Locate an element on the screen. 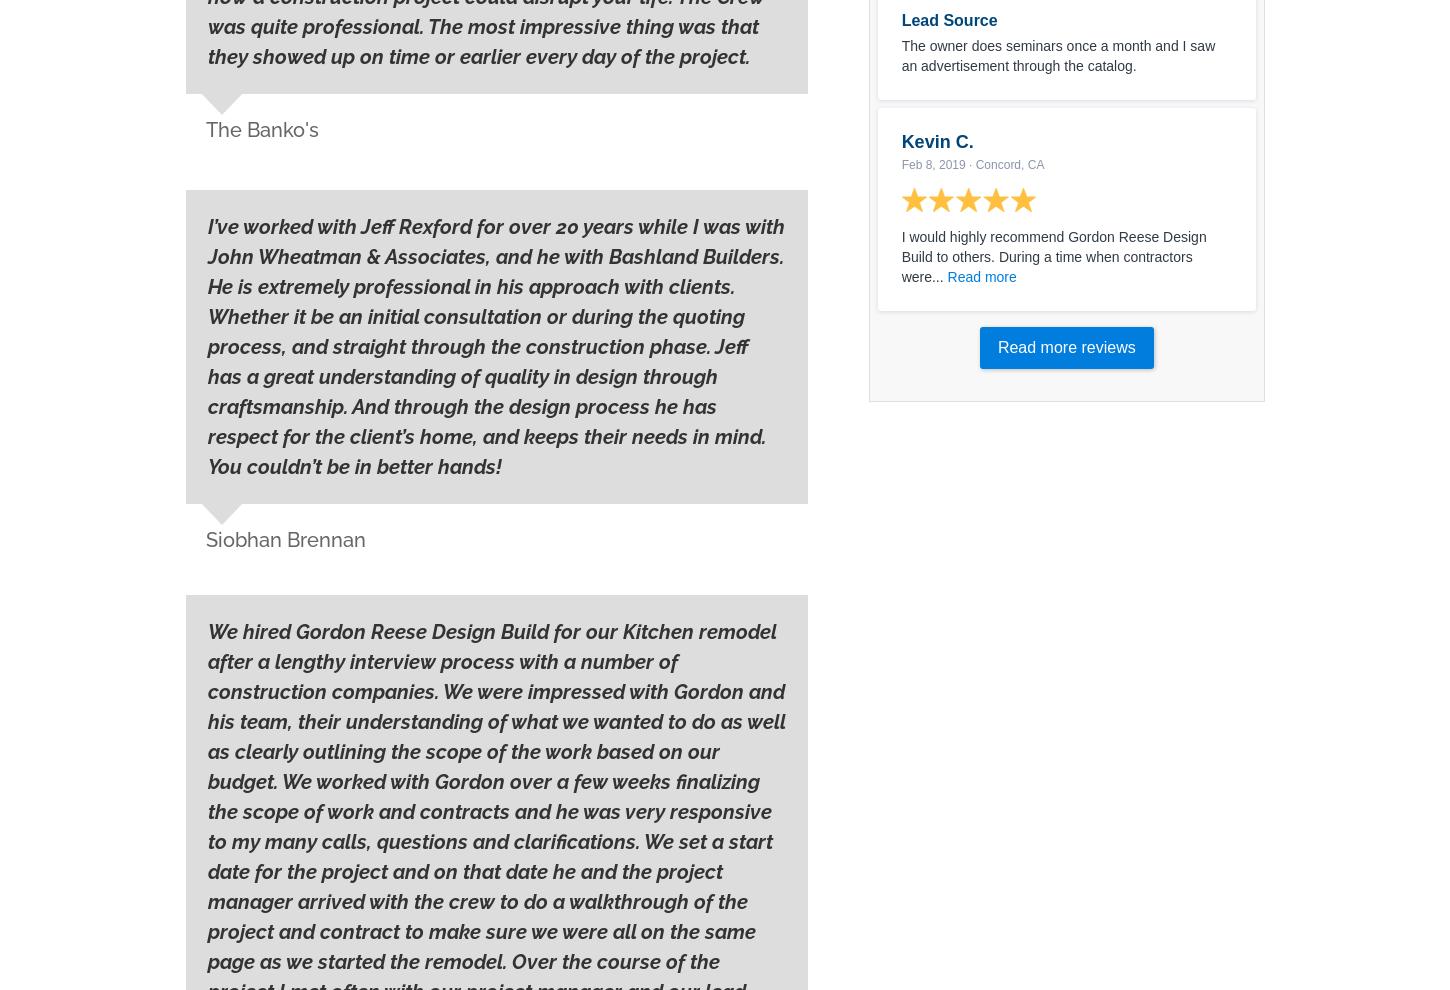  'I’ve worked with Jeff Rexford for over 20 years while I was with John Wheatman & Associates, and he with Bashland Builders. He is extremely professional in his approach with clients. Whether it be an initial consultation or during the quoting process, and straight through the construction phase. Jeff has a great understanding of quality in design through craftsmanship. And through the design process he has respect for the client’s home, and keeps their needs in mind. You couldn’t be in better hands!' is located at coordinates (496, 345).